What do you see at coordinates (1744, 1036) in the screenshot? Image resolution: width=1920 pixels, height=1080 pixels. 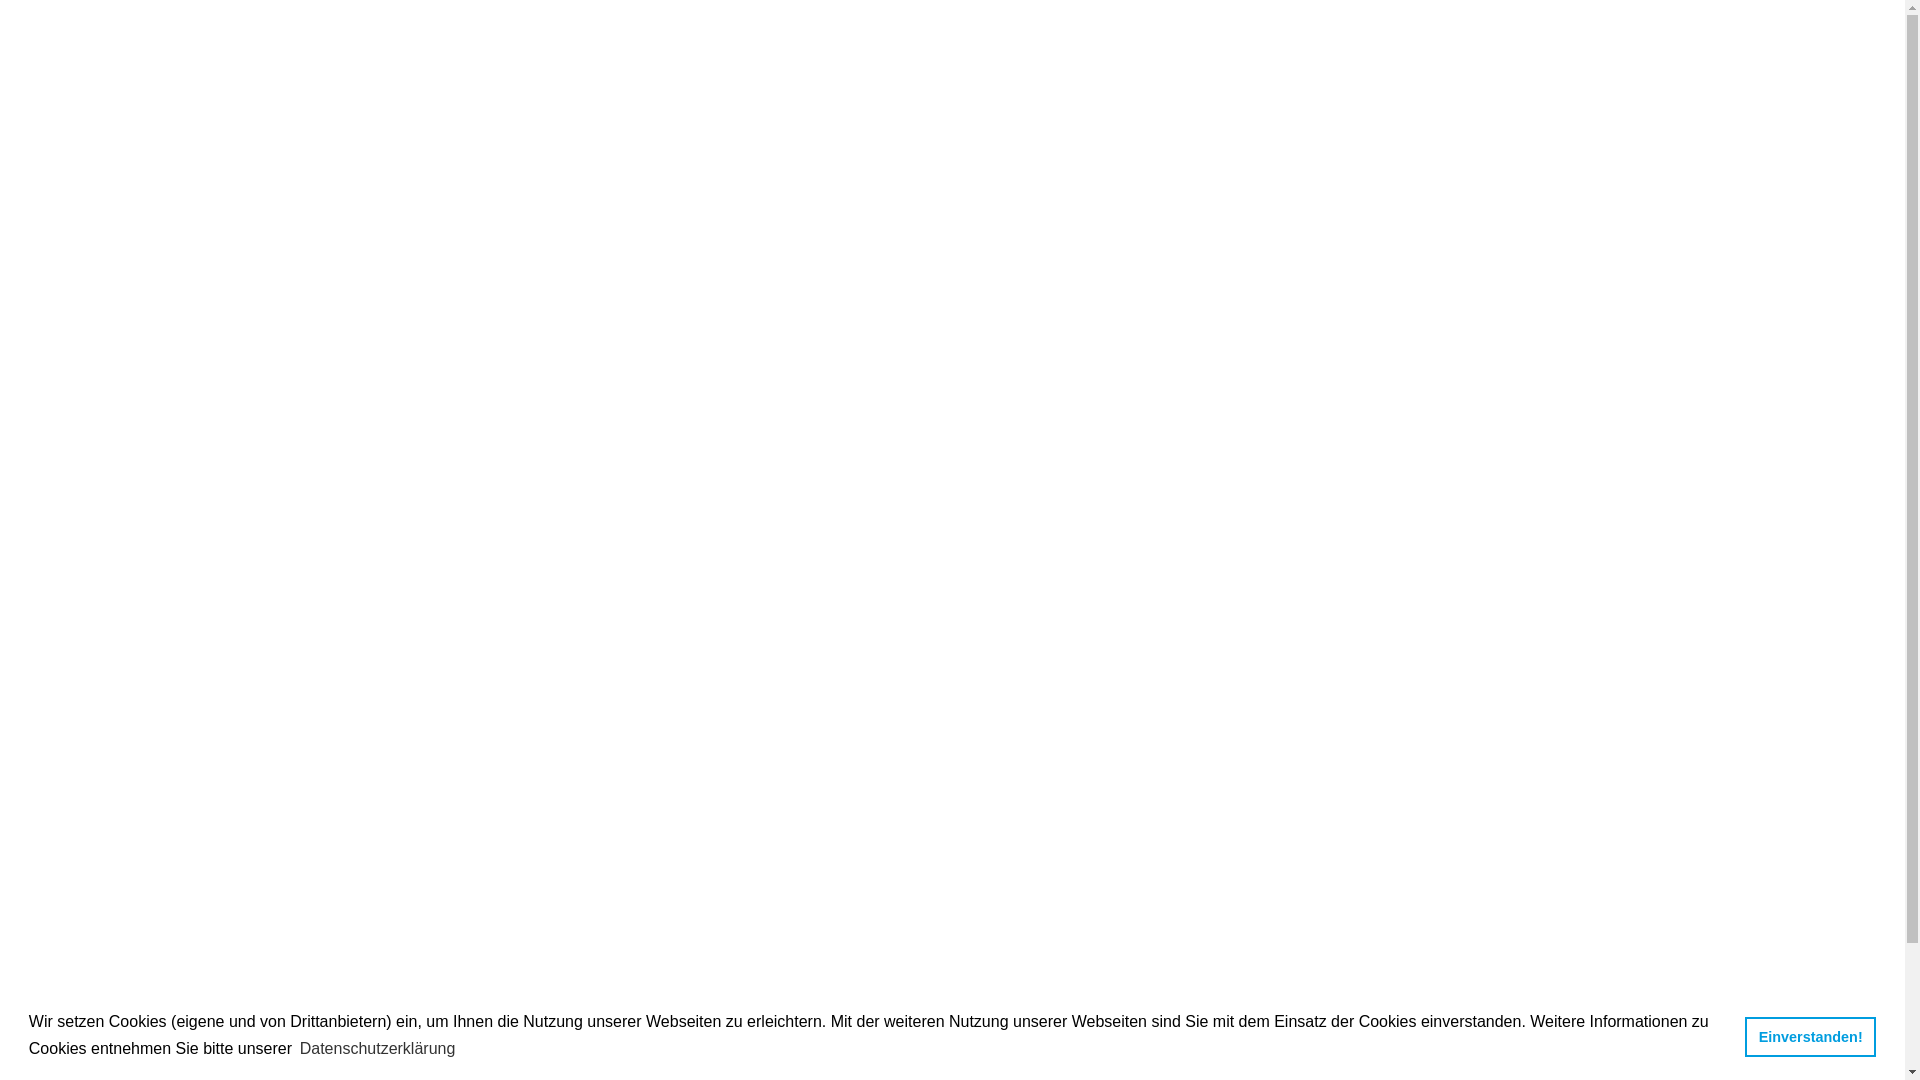 I see `'Einverstanden!'` at bounding box center [1744, 1036].